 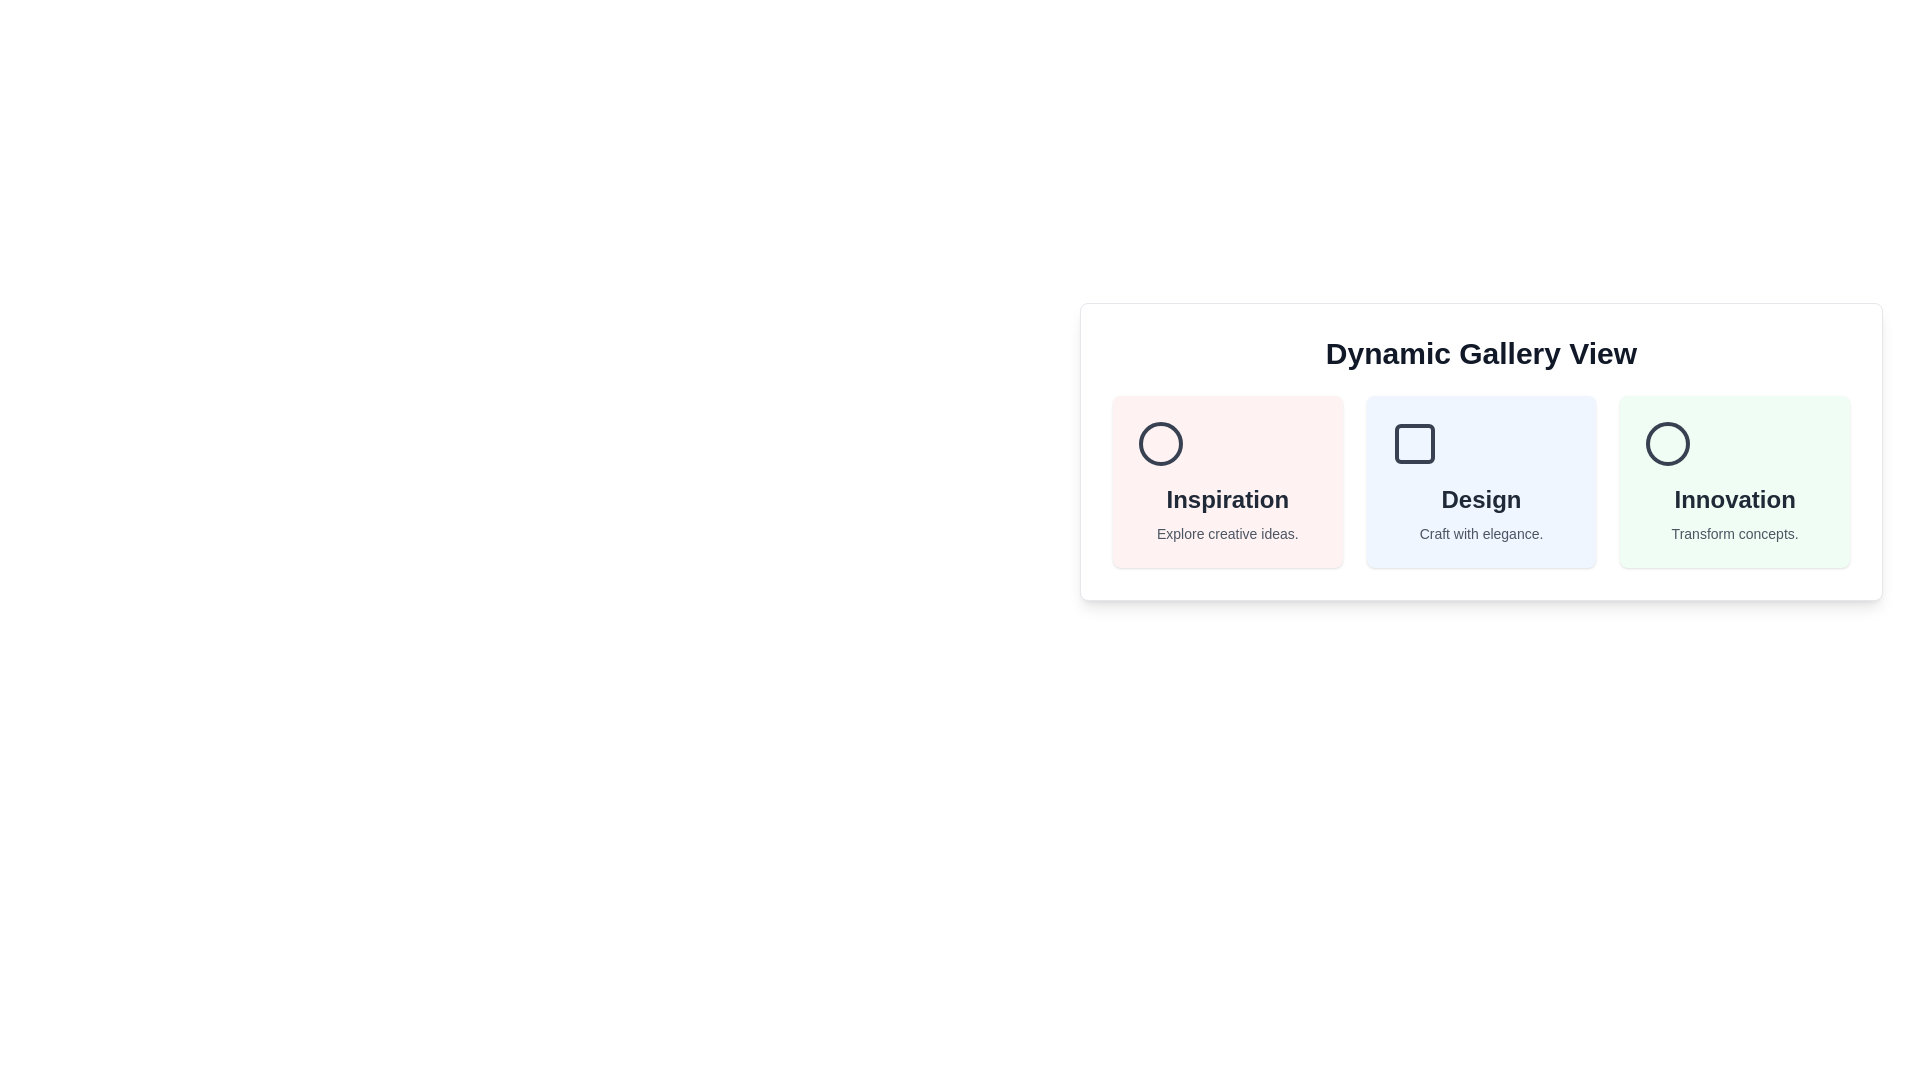 What do you see at coordinates (1226, 482) in the screenshot?
I see `the leftmost Card that provides information on inspiration, which serves as a navigation option or section header within the interface` at bounding box center [1226, 482].